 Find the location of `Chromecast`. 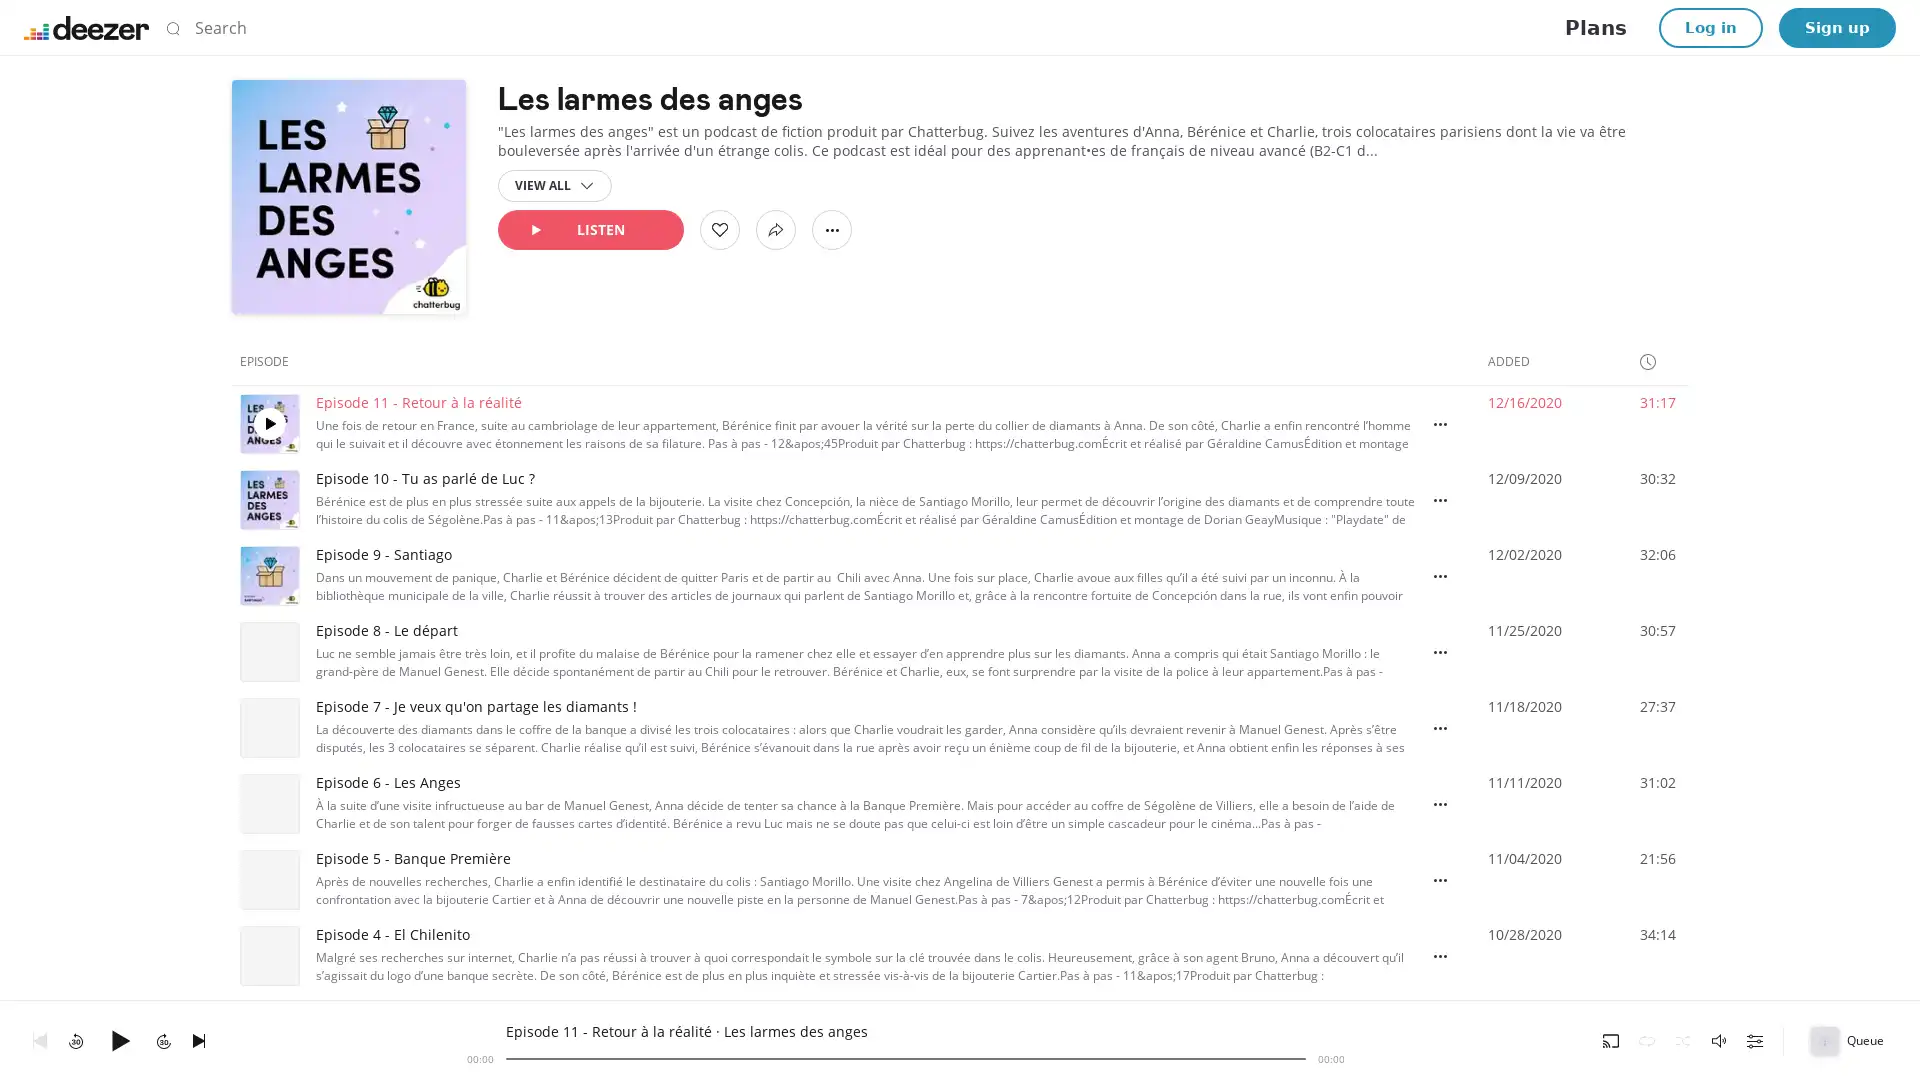

Chromecast is located at coordinates (1611, 1039).